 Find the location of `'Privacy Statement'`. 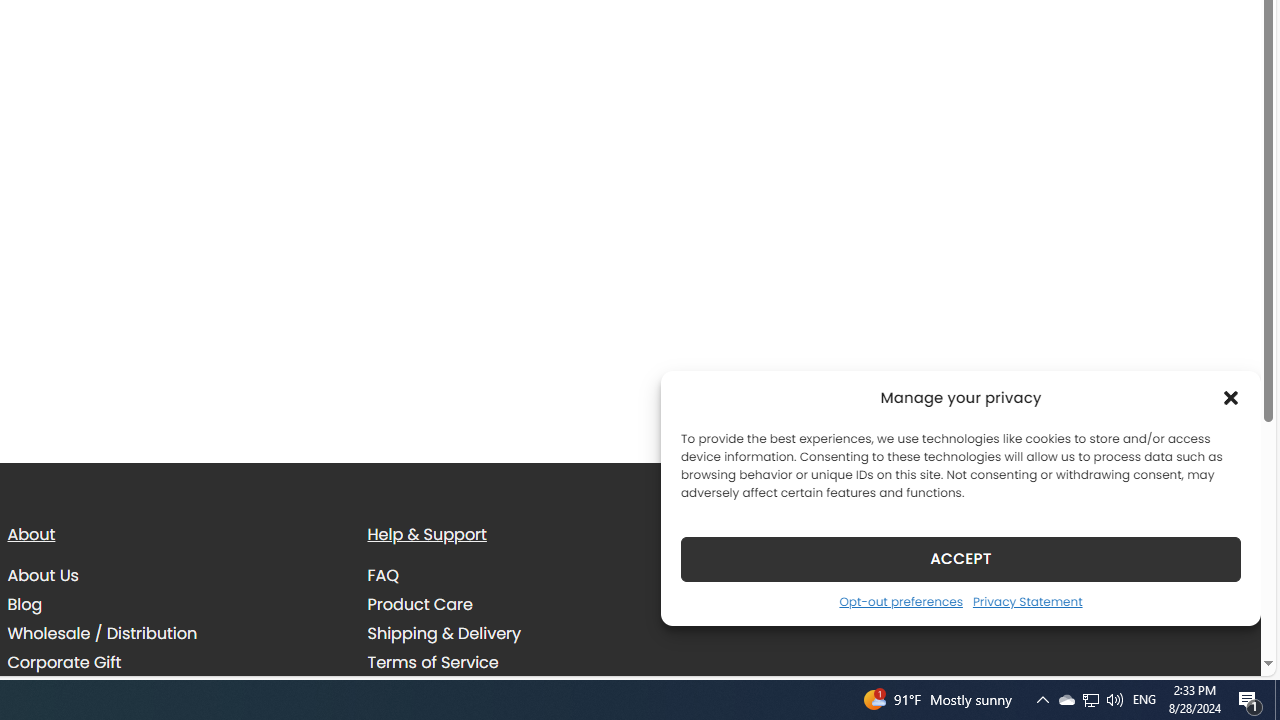

'Privacy Statement' is located at coordinates (1027, 600).